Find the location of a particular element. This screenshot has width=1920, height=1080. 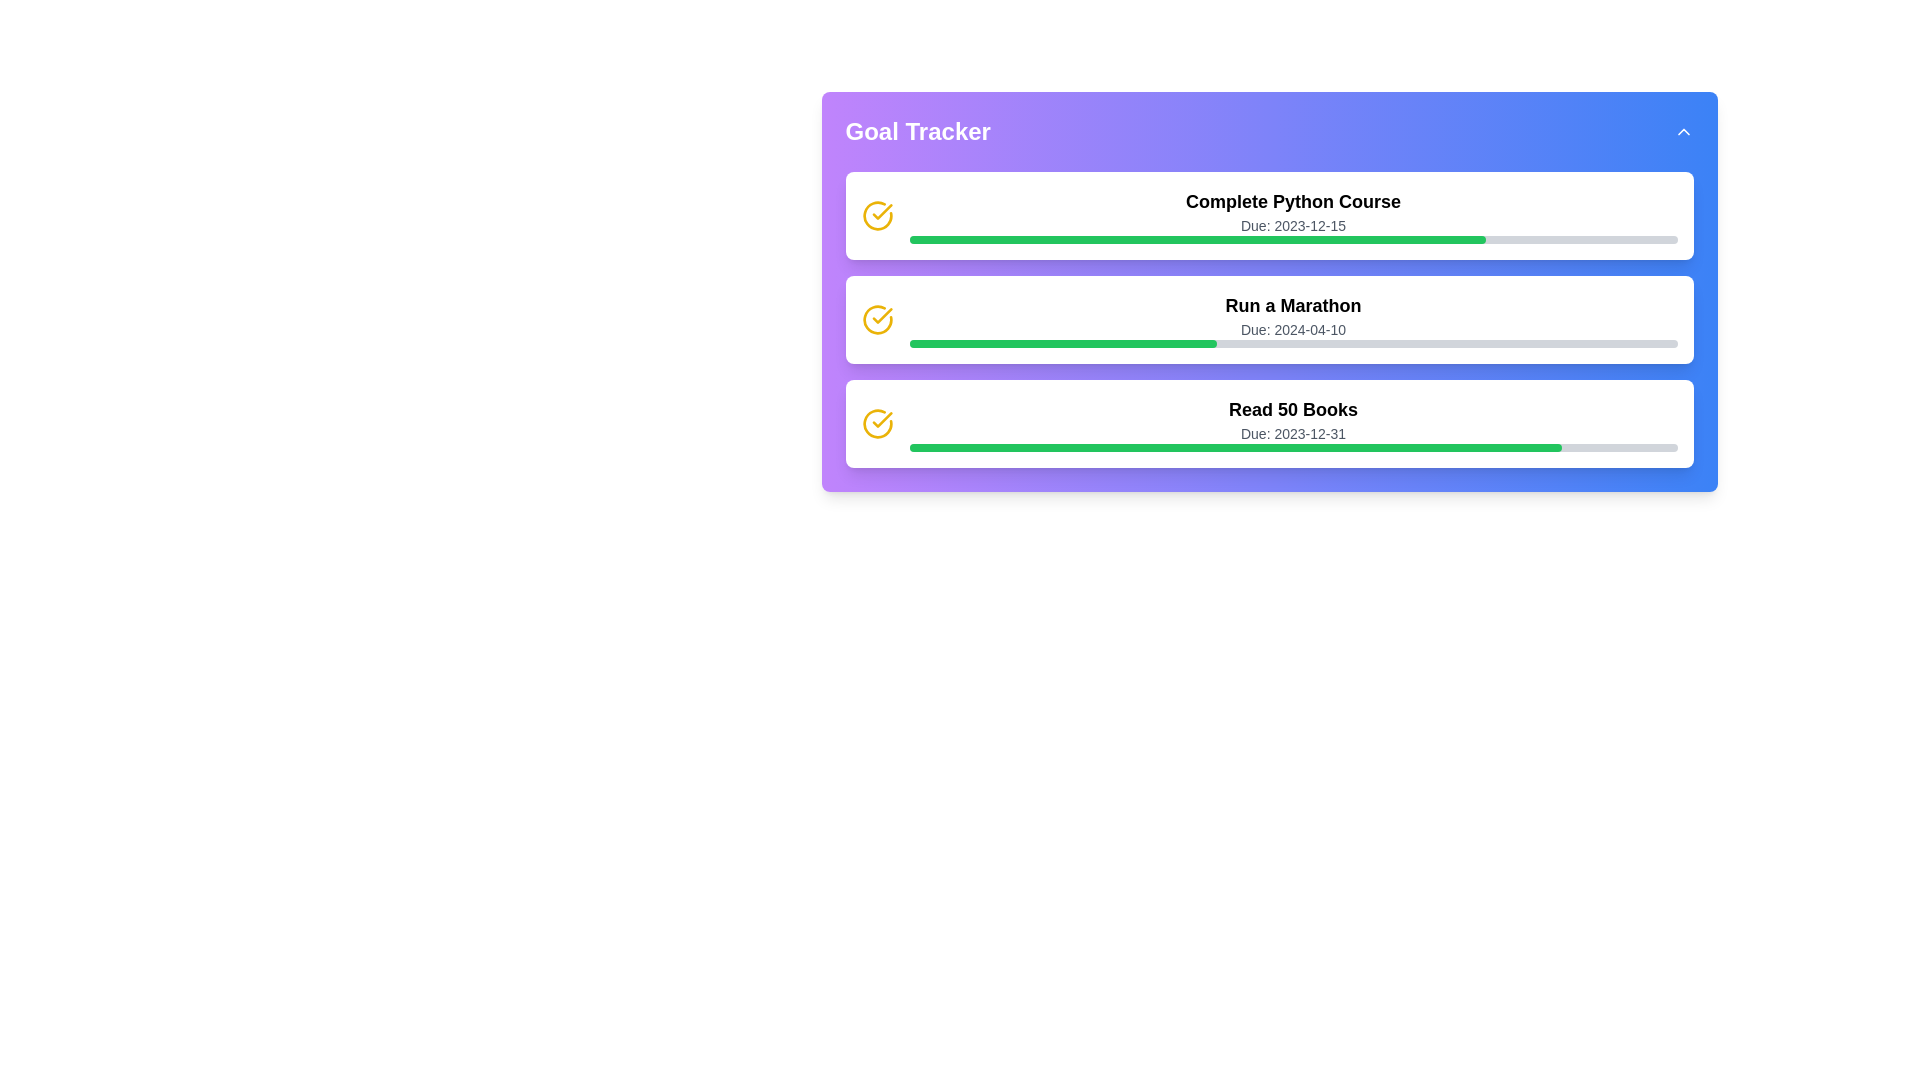

the horizontal progress bar located below the text 'Read 50 Books' and 'Due: 2023-12-31', which is the third progress bar in the Goal Tracker is located at coordinates (1293, 446).